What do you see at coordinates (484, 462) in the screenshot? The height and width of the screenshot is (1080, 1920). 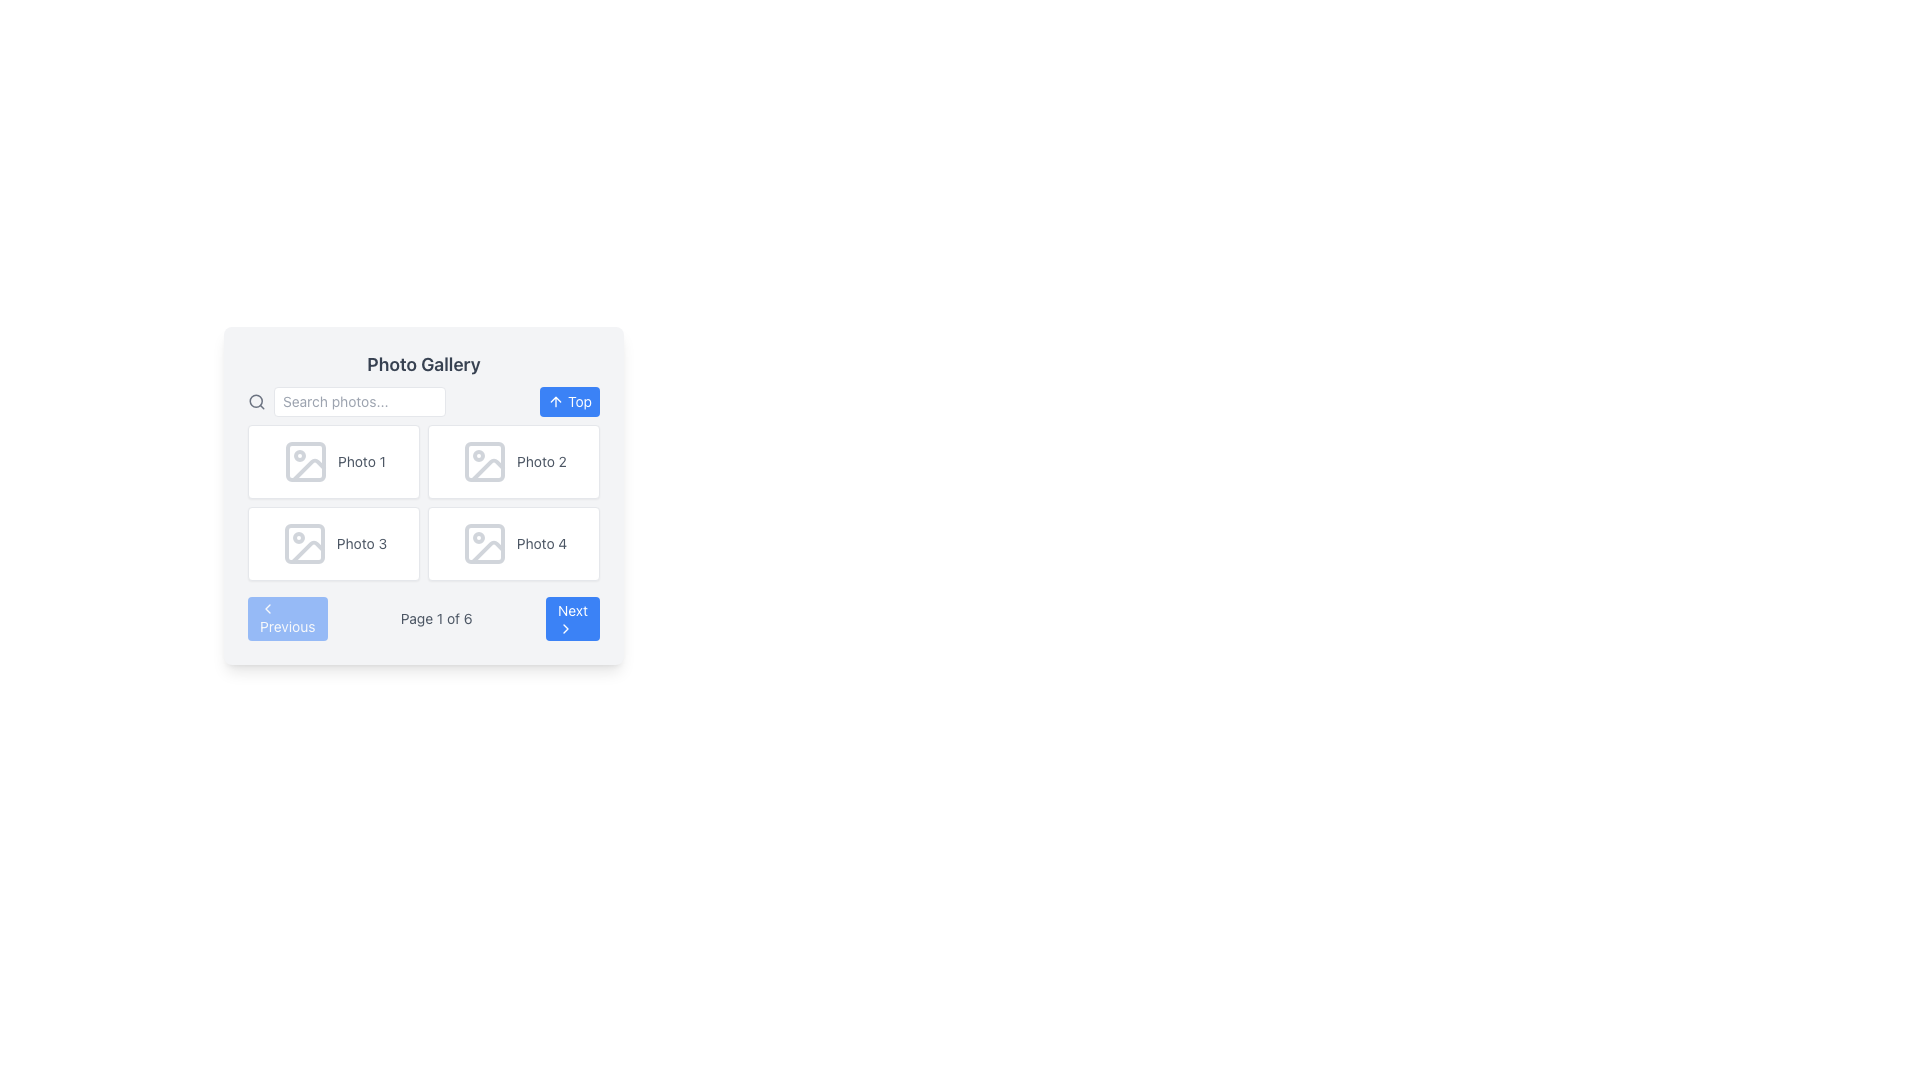 I see `the decorative graphical element represented by a small gray rectangle with rounded corners located in the second image slot of the 'Photo Gallery' interface, associated with 'Photo 2'` at bounding box center [484, 462].